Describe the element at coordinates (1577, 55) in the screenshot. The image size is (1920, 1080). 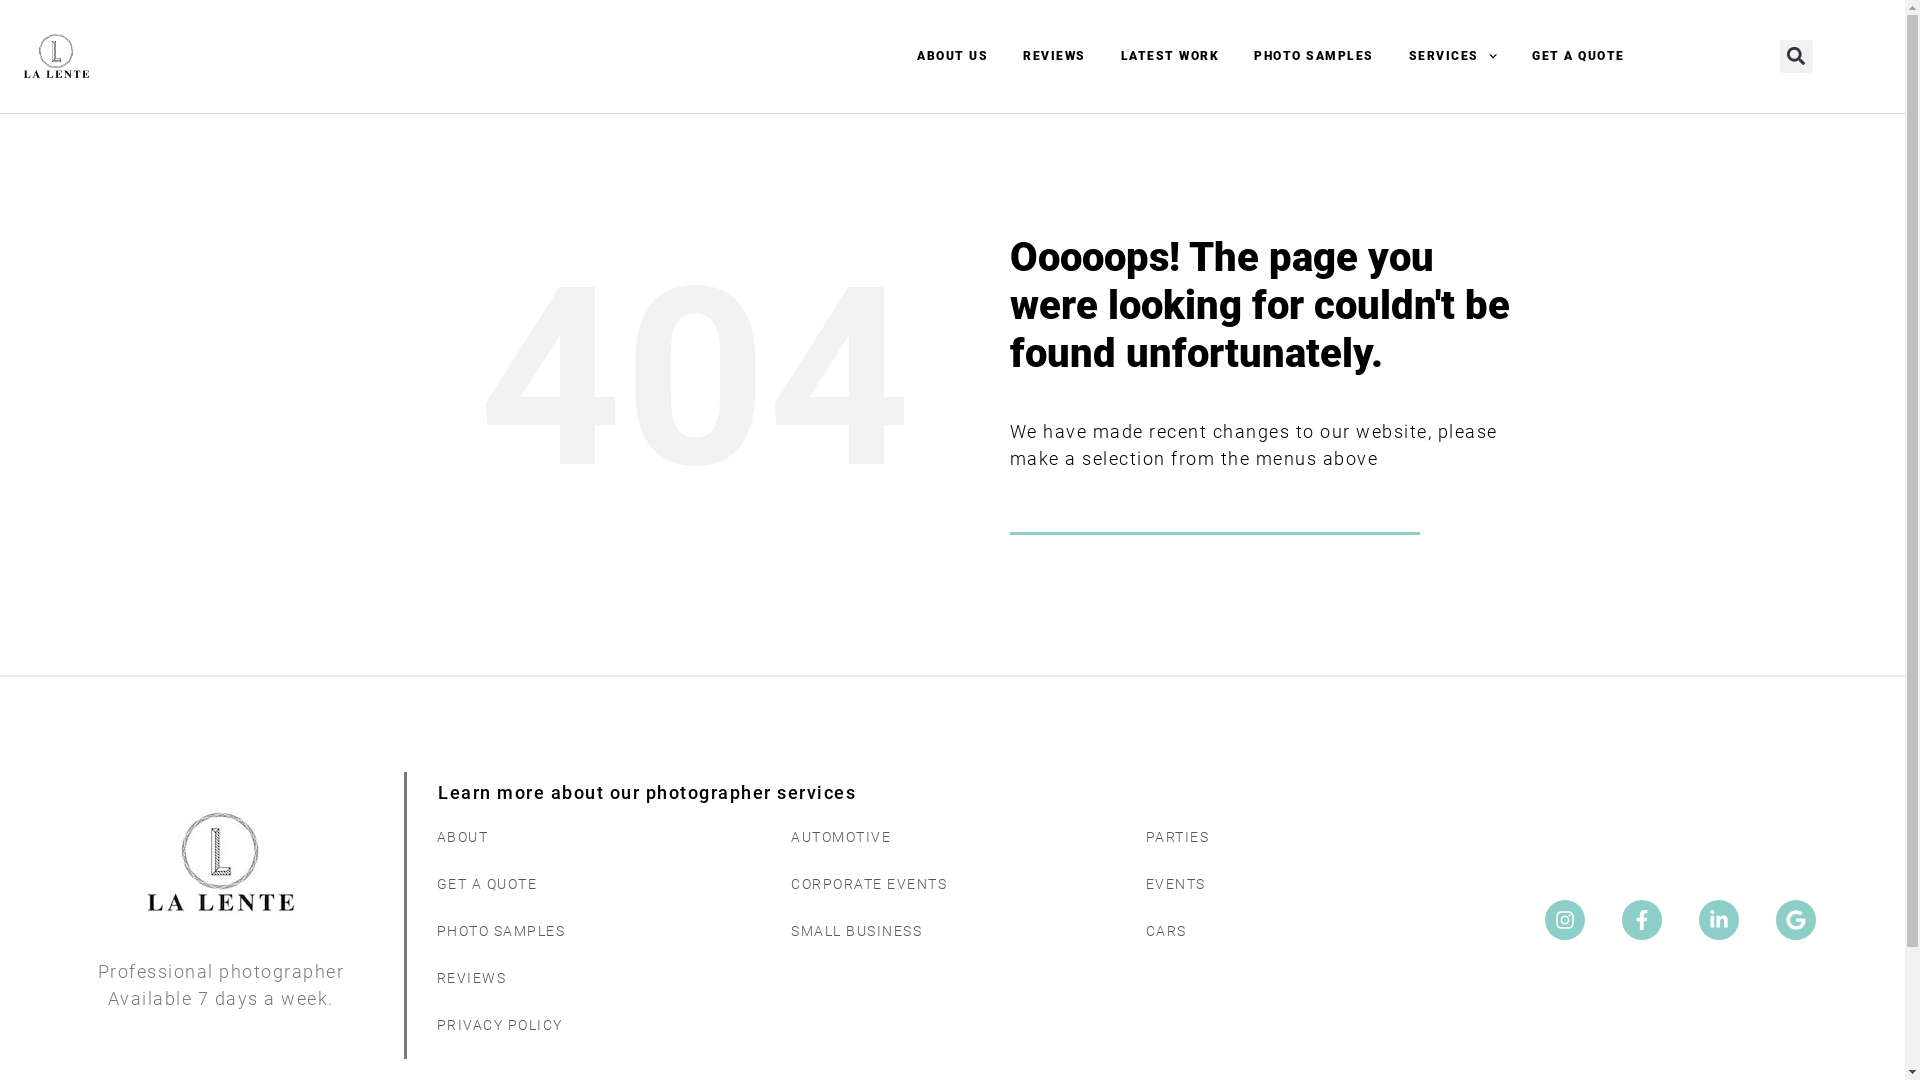
I see `'GET A QUOTE'` at that location.